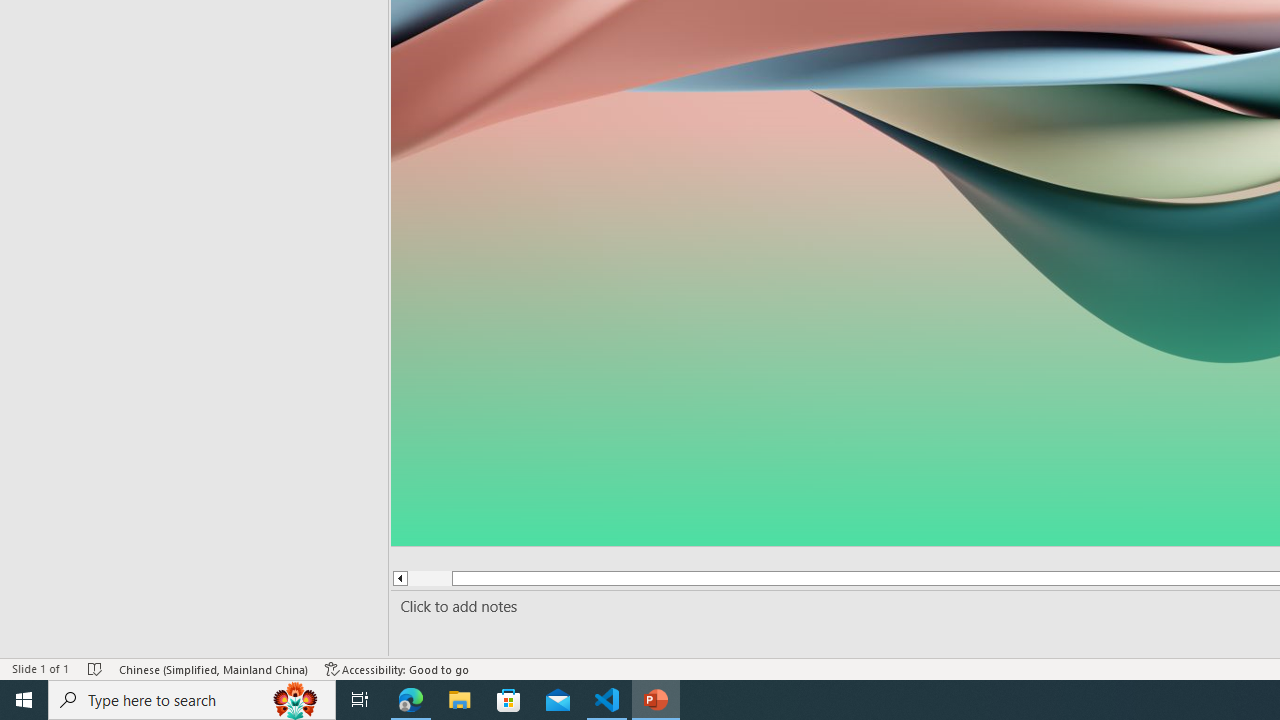 The width and height of the screenshot is (1280, 720). What do you see at coordinates (95, 669) in the screenshot?
I see `'Spell Check No Errors'` at bounding box center [95, 669].